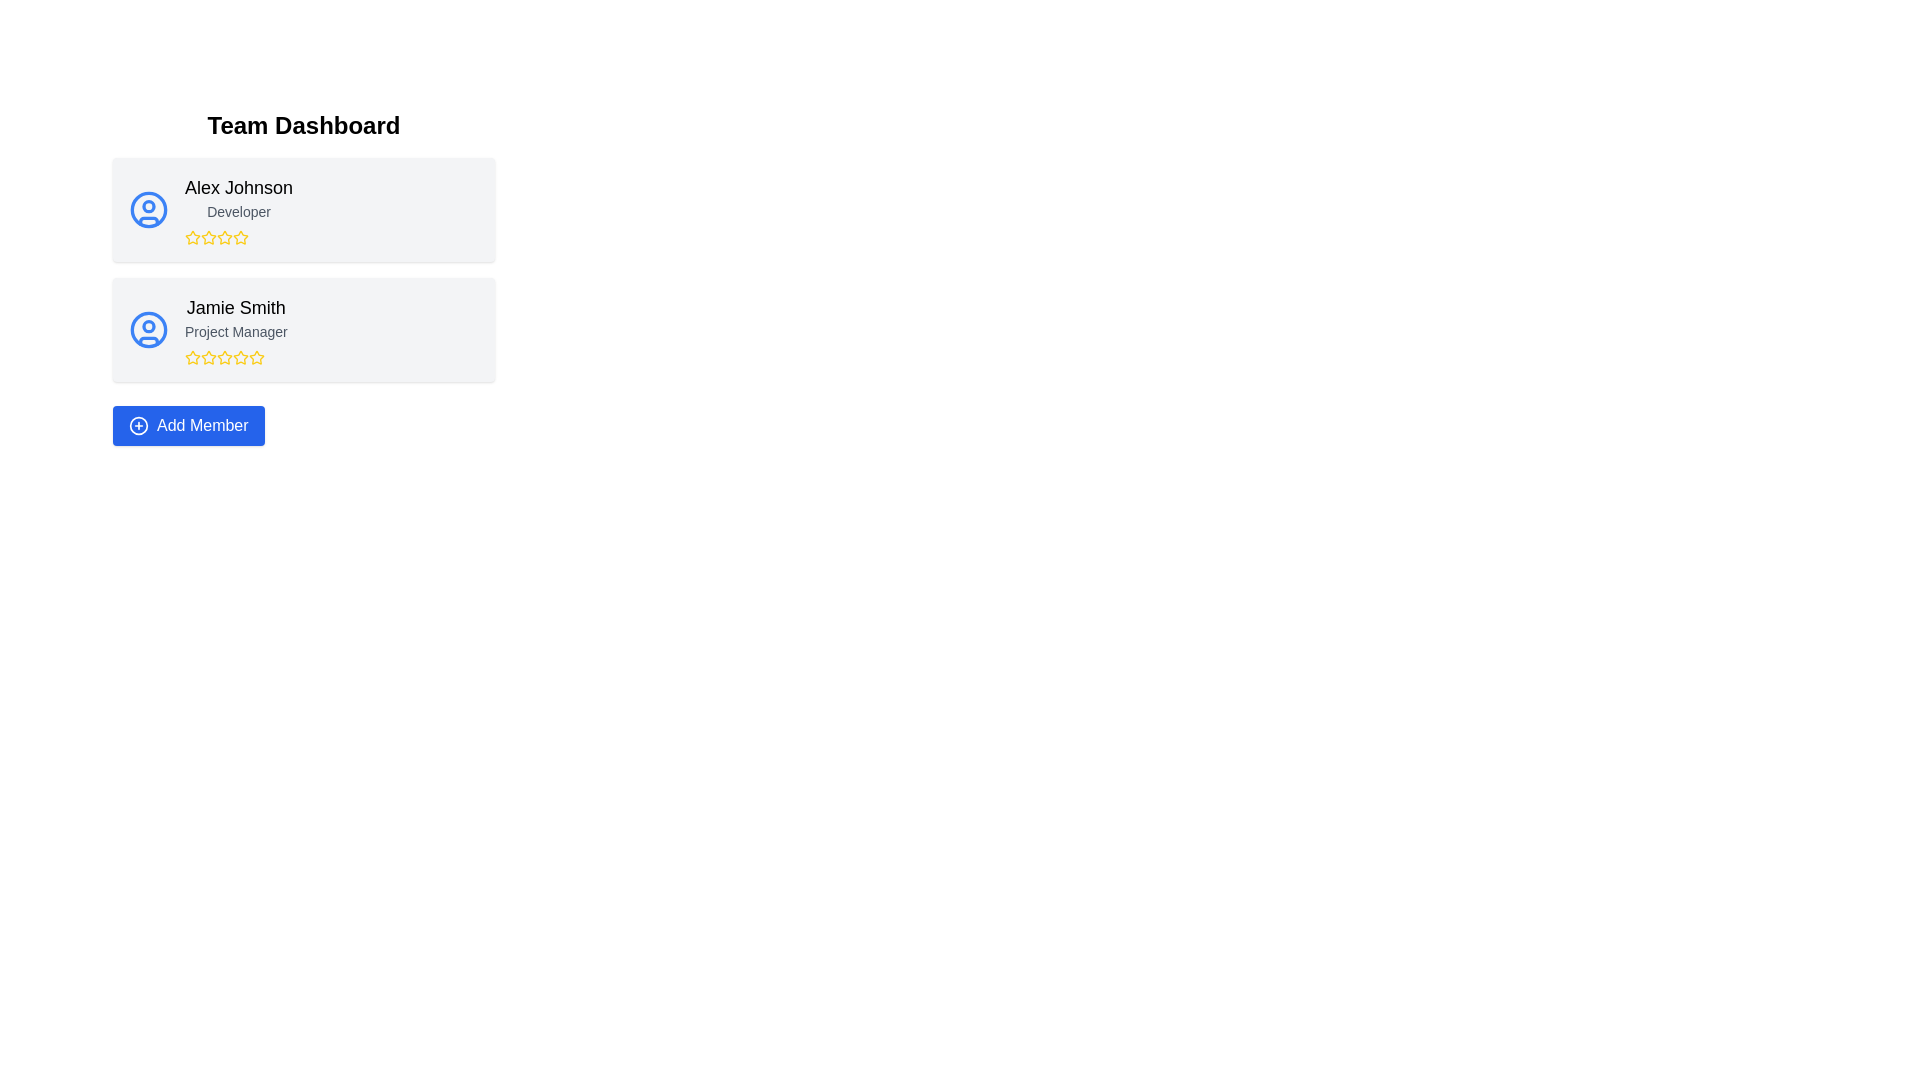 The image size is (1920, 1080). I want to click on the blue outlined circle representing the user profile icon in the SVG structure, which is positioned in the avatar area of the second card mentioning 'Jamie Smith', so click(147, 329).